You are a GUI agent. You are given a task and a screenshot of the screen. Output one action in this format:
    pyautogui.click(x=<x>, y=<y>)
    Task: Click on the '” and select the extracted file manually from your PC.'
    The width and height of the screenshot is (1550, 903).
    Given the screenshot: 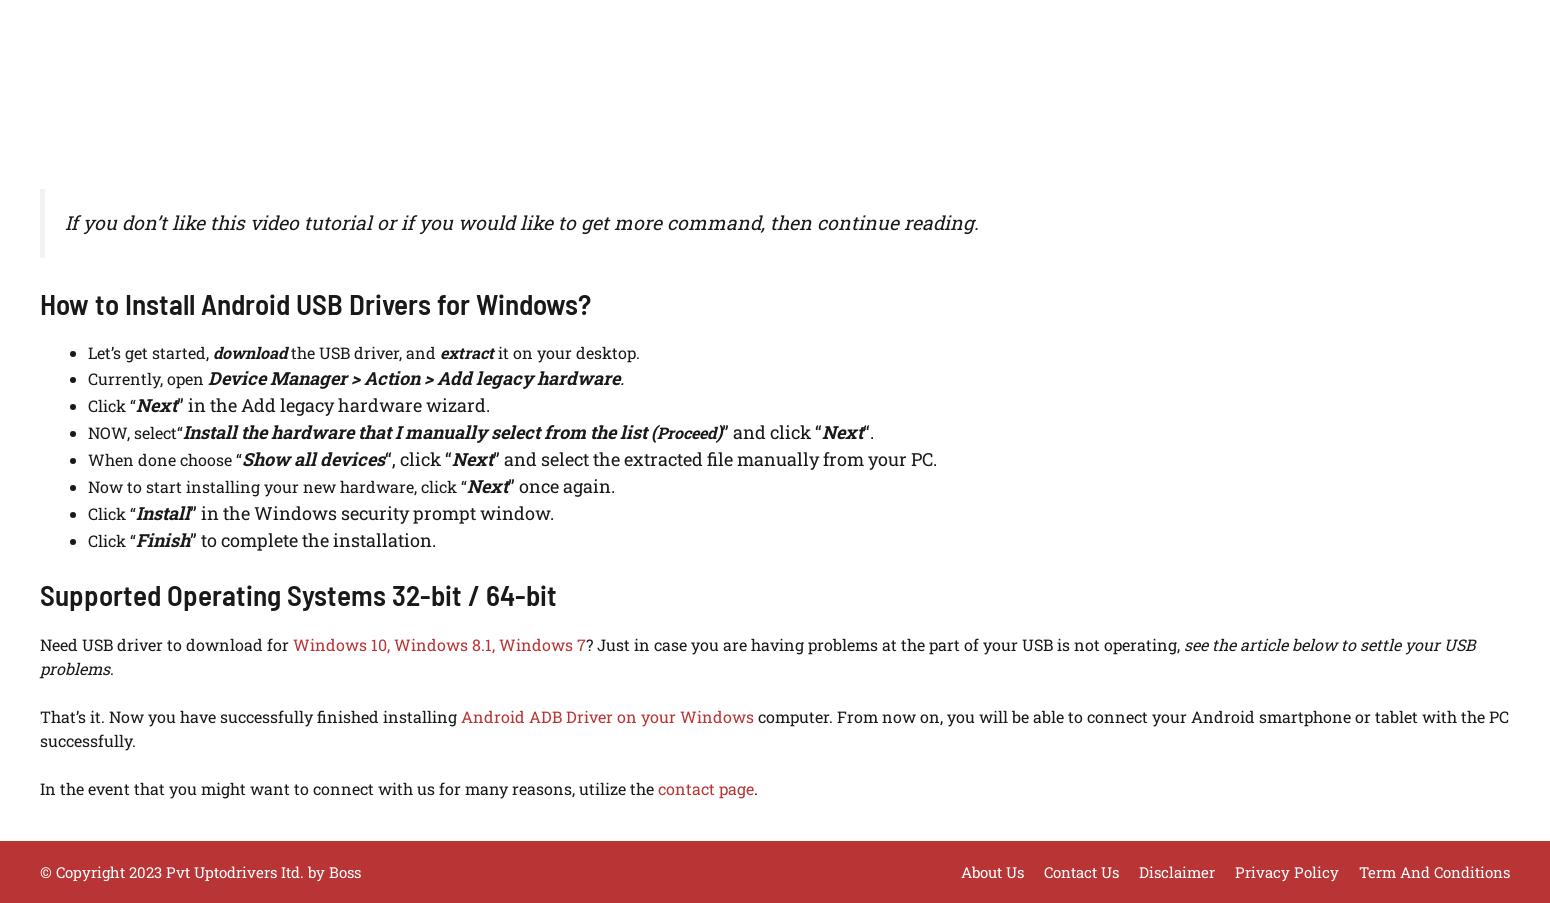 What is the action you would take?
    pyautogui.click(x=715, y=458)
    